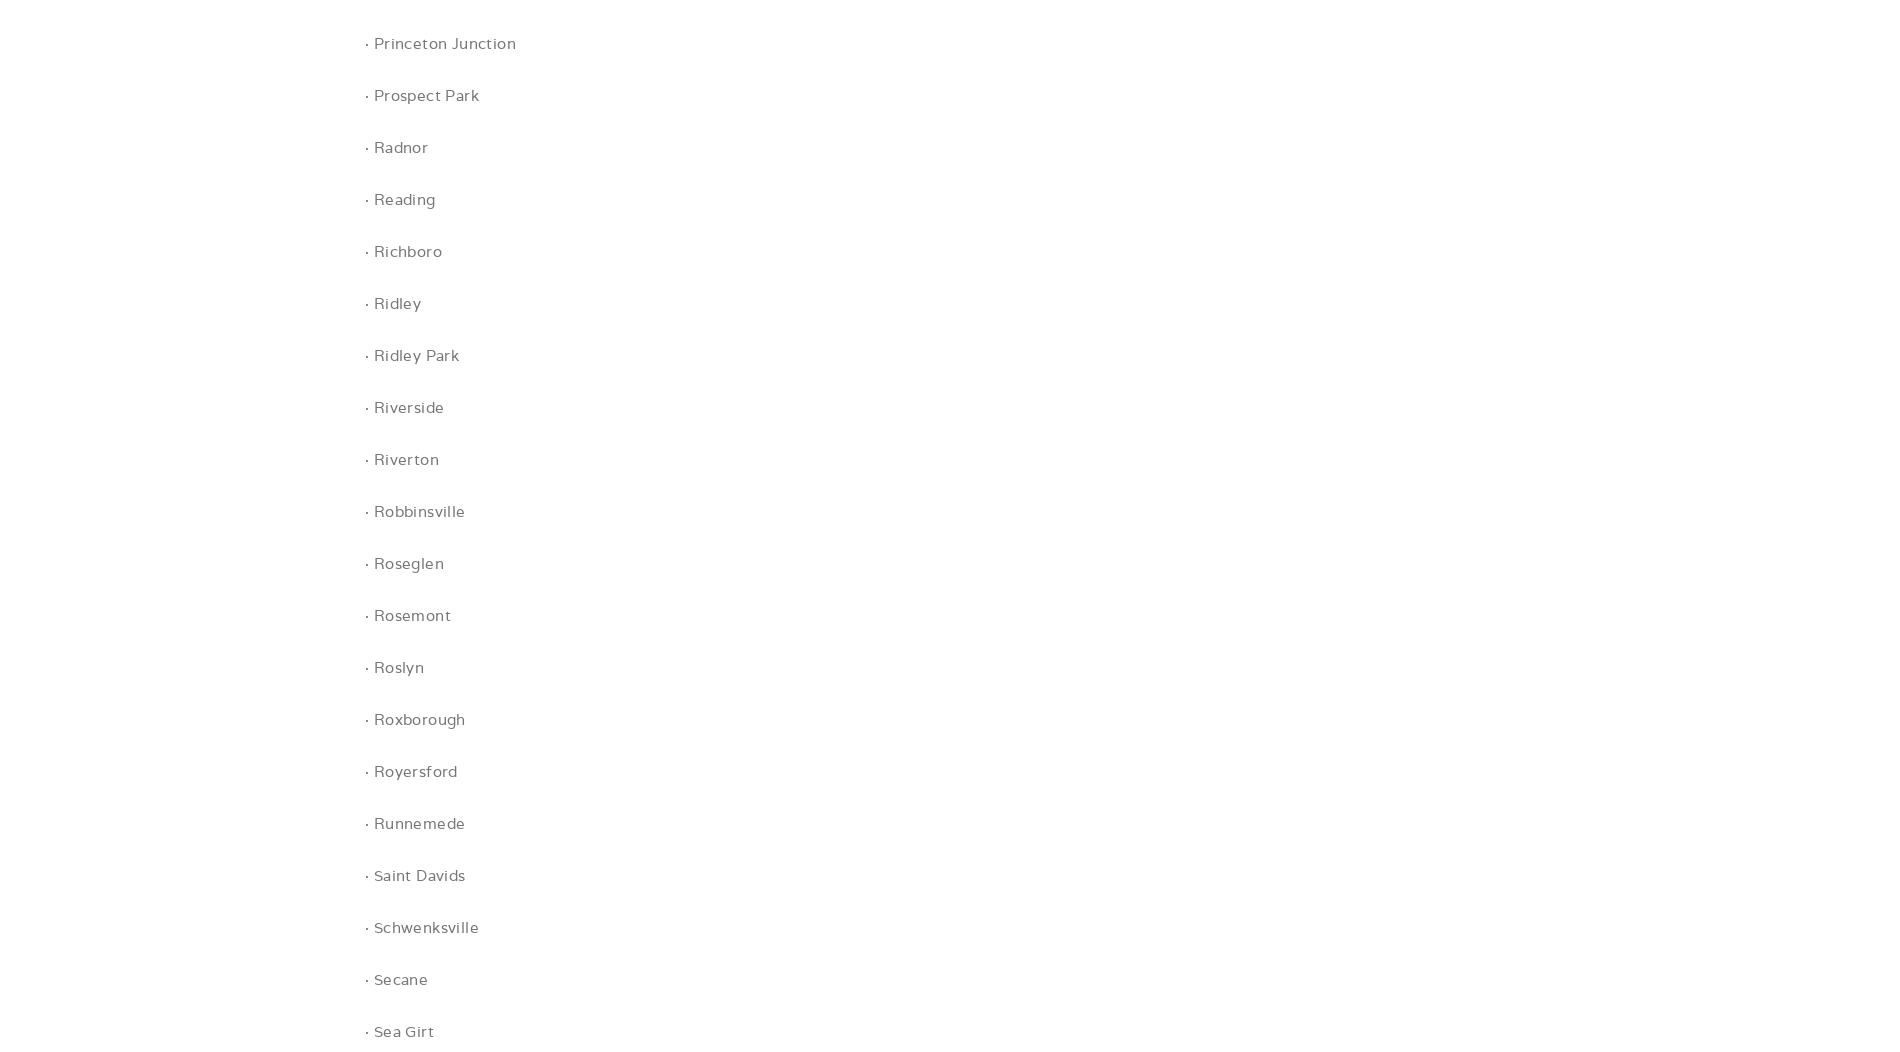 This screenshot has height=1052, width=1900. I want to click on '· Schwenksville', so click(420, 926).